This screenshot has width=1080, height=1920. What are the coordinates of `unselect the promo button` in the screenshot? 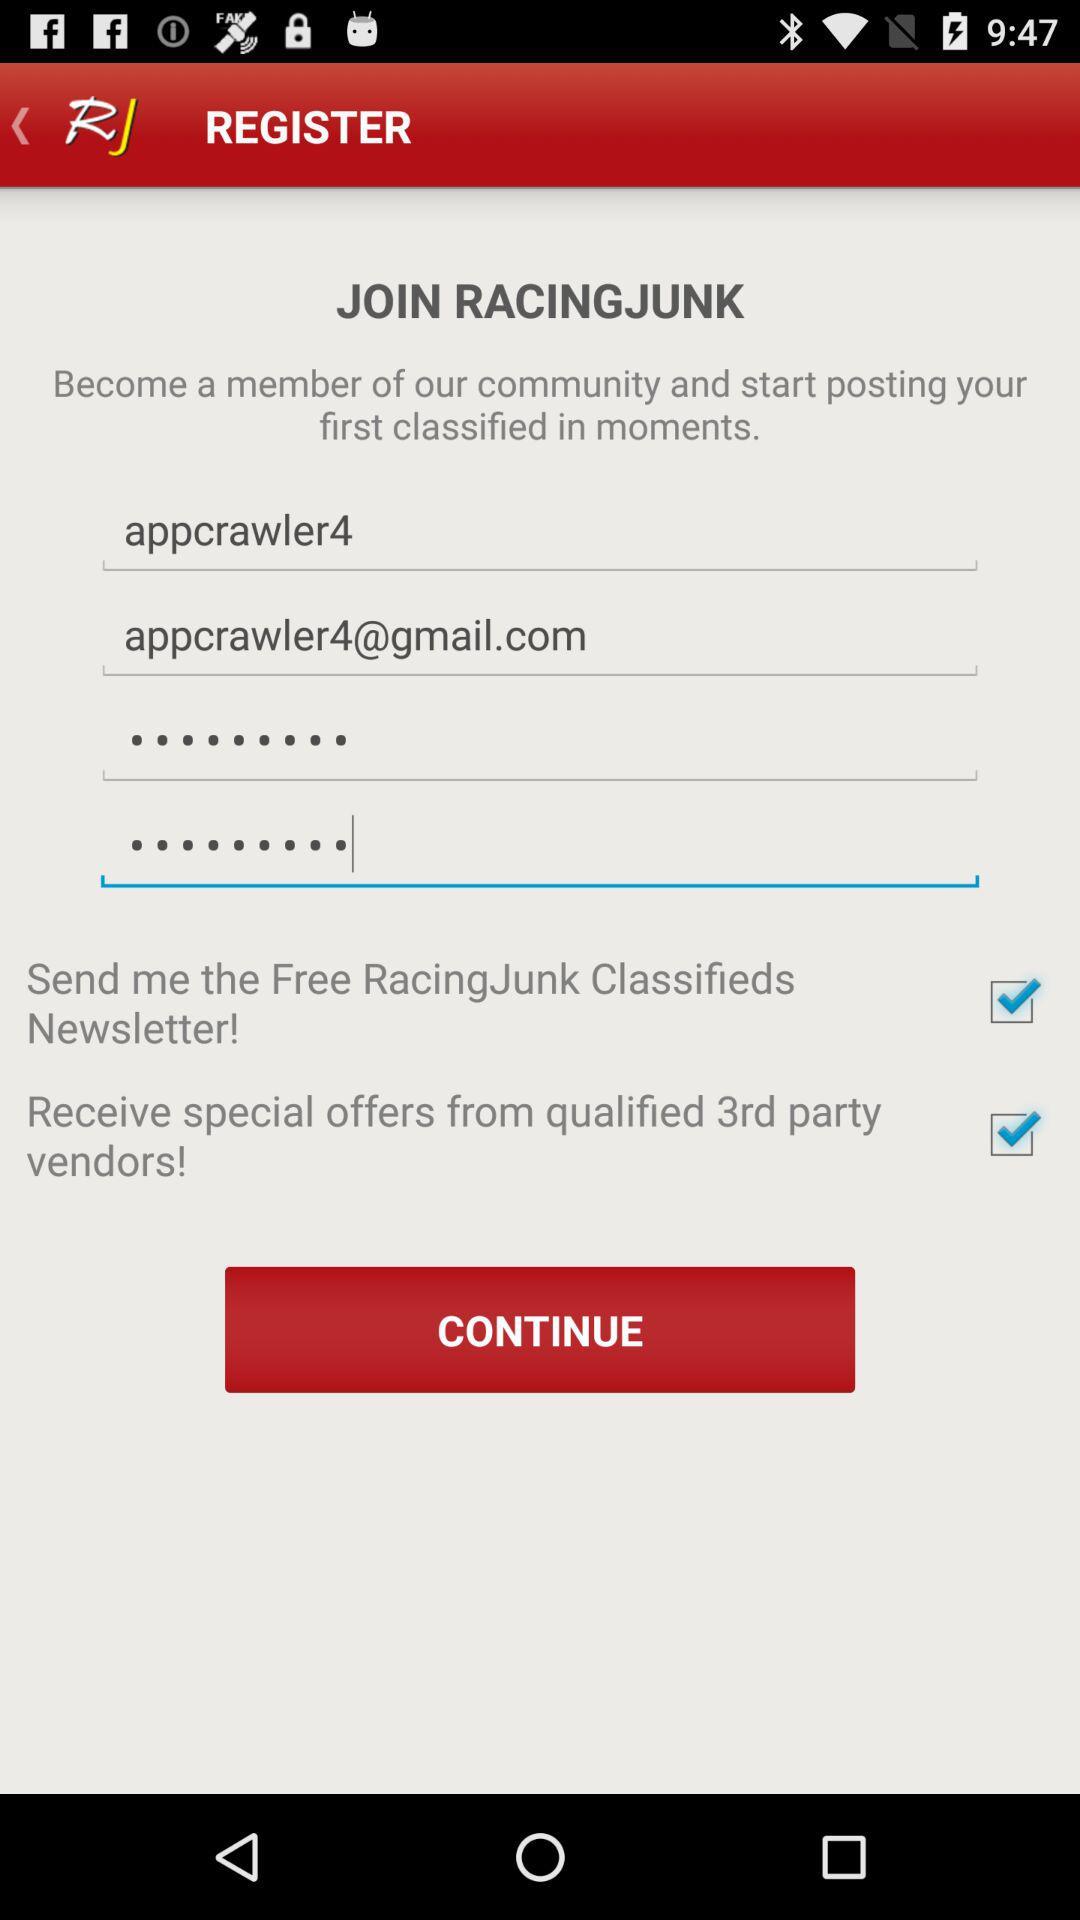 It's located at (1011, 1134).